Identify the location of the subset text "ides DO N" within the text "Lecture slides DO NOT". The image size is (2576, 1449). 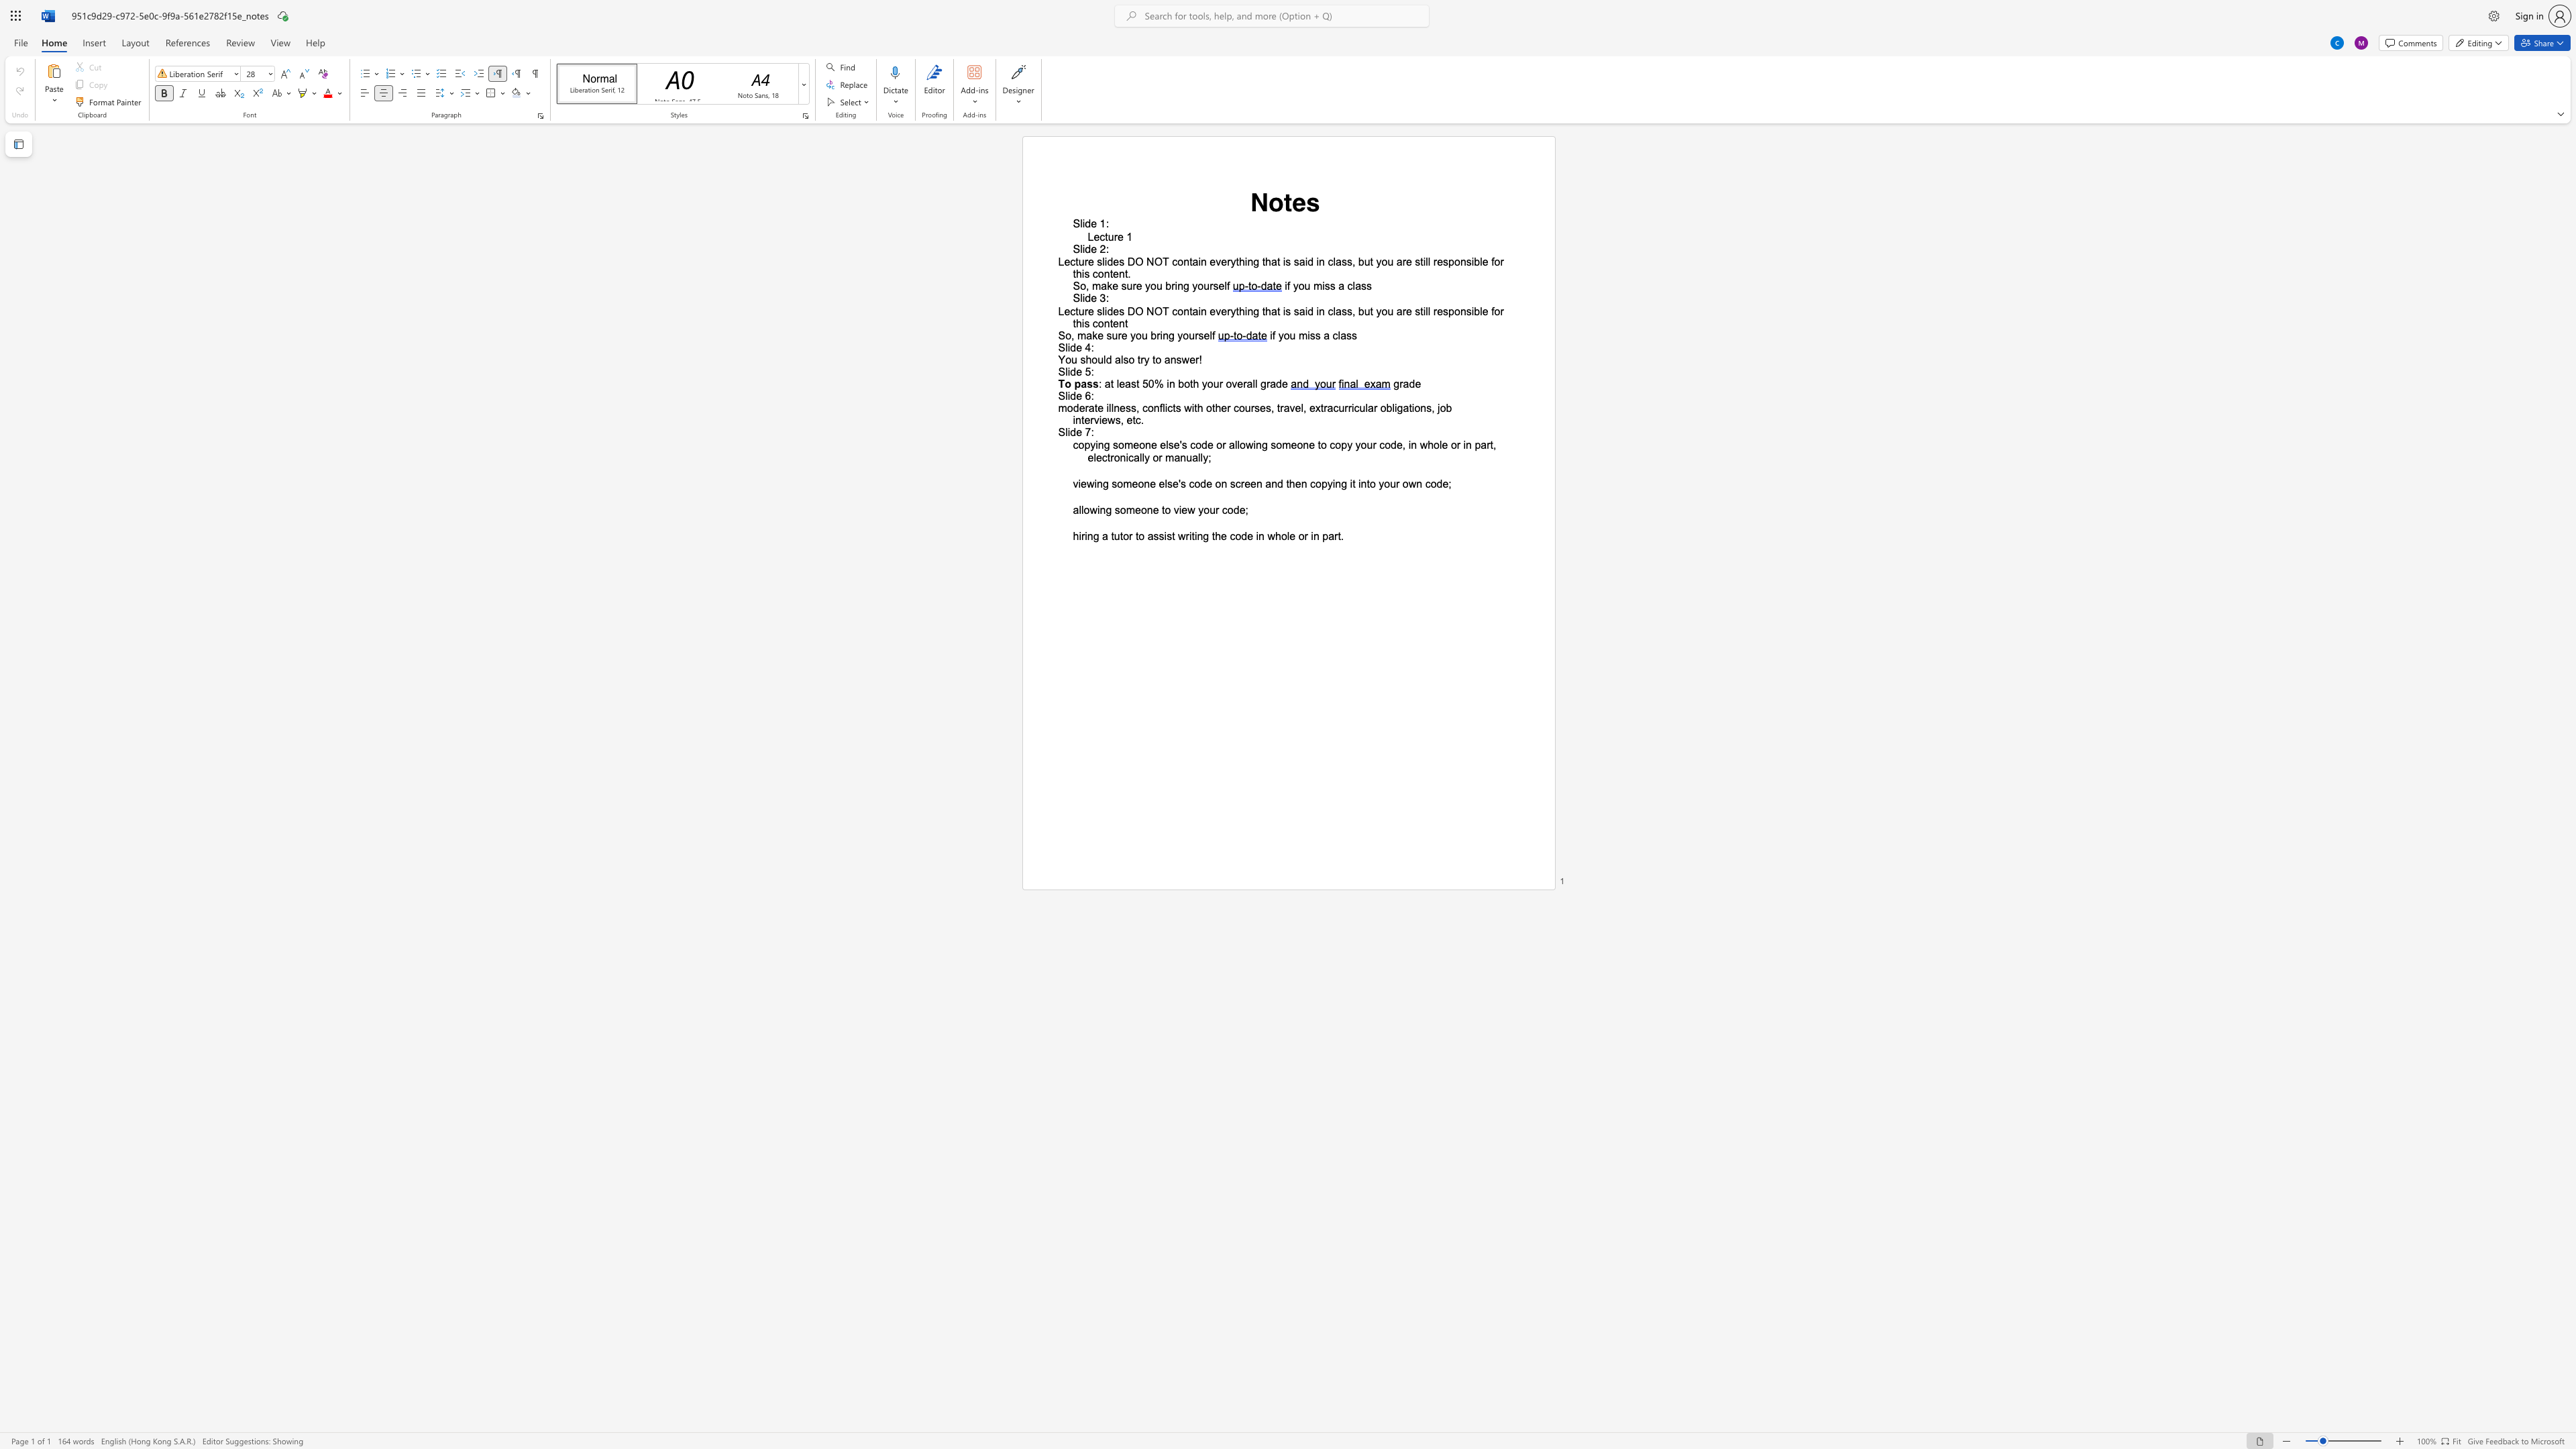
(1104, 262).